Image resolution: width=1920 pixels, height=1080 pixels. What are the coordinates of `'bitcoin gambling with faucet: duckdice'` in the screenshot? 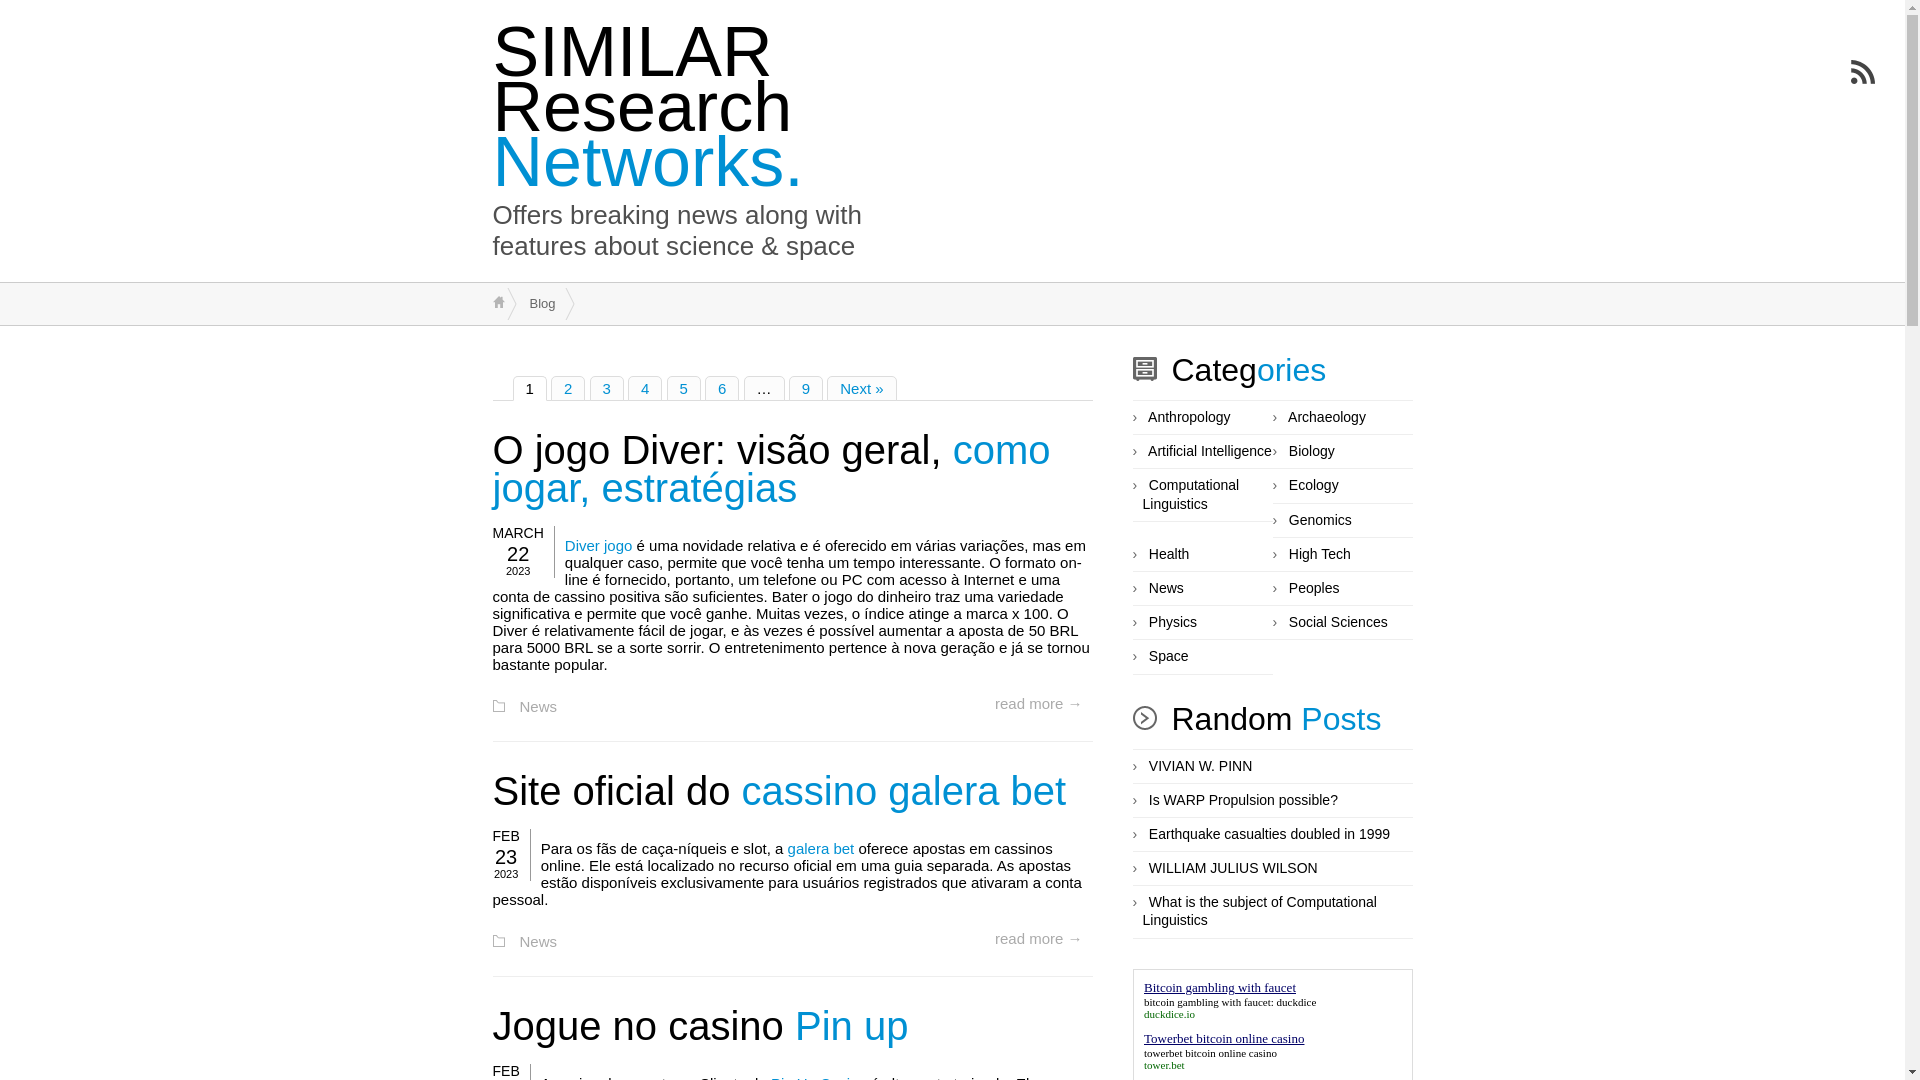 It's located at (1228, 1002).